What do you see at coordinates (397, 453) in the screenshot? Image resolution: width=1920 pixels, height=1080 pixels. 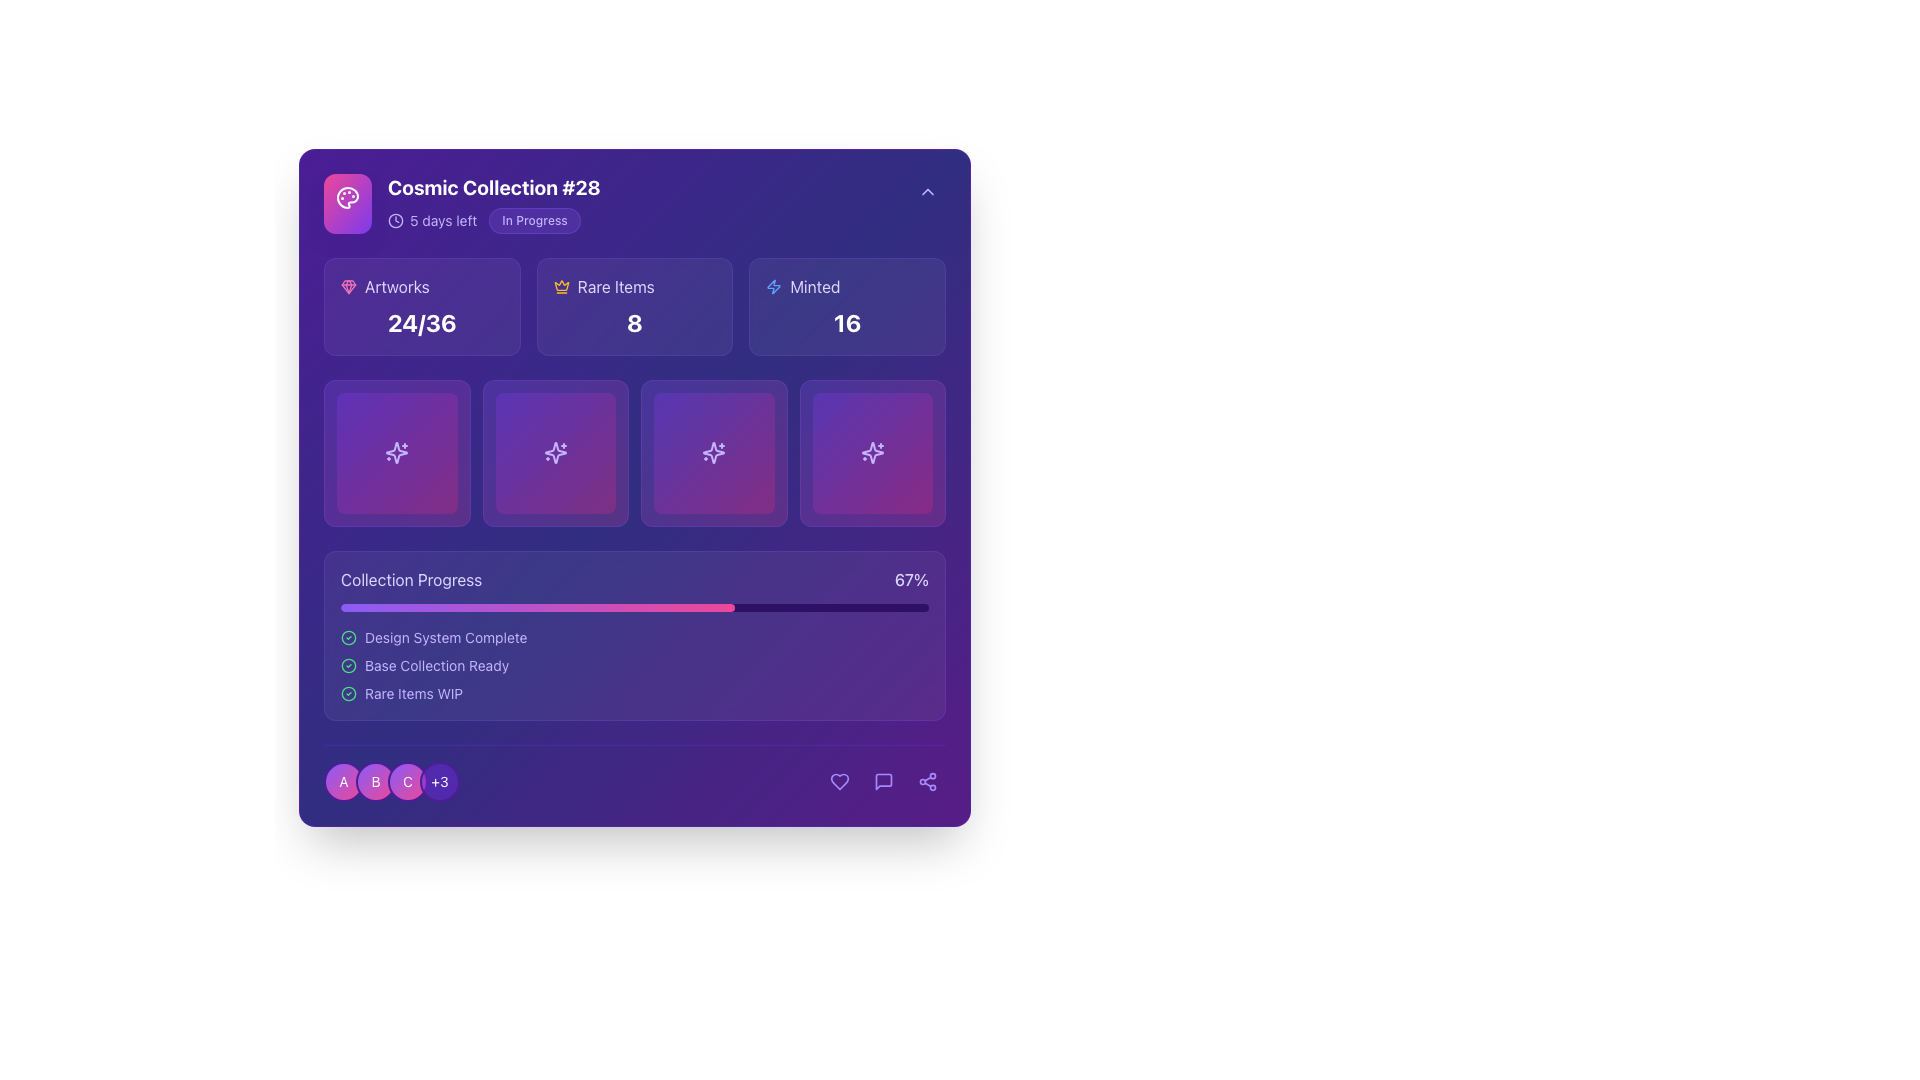 I see `the interactive decorative tile located in the first column and first row of the grid below the 'Artworks', 'Rare Items', and 'Minted' statistics section` at bounding box center [397, 453].